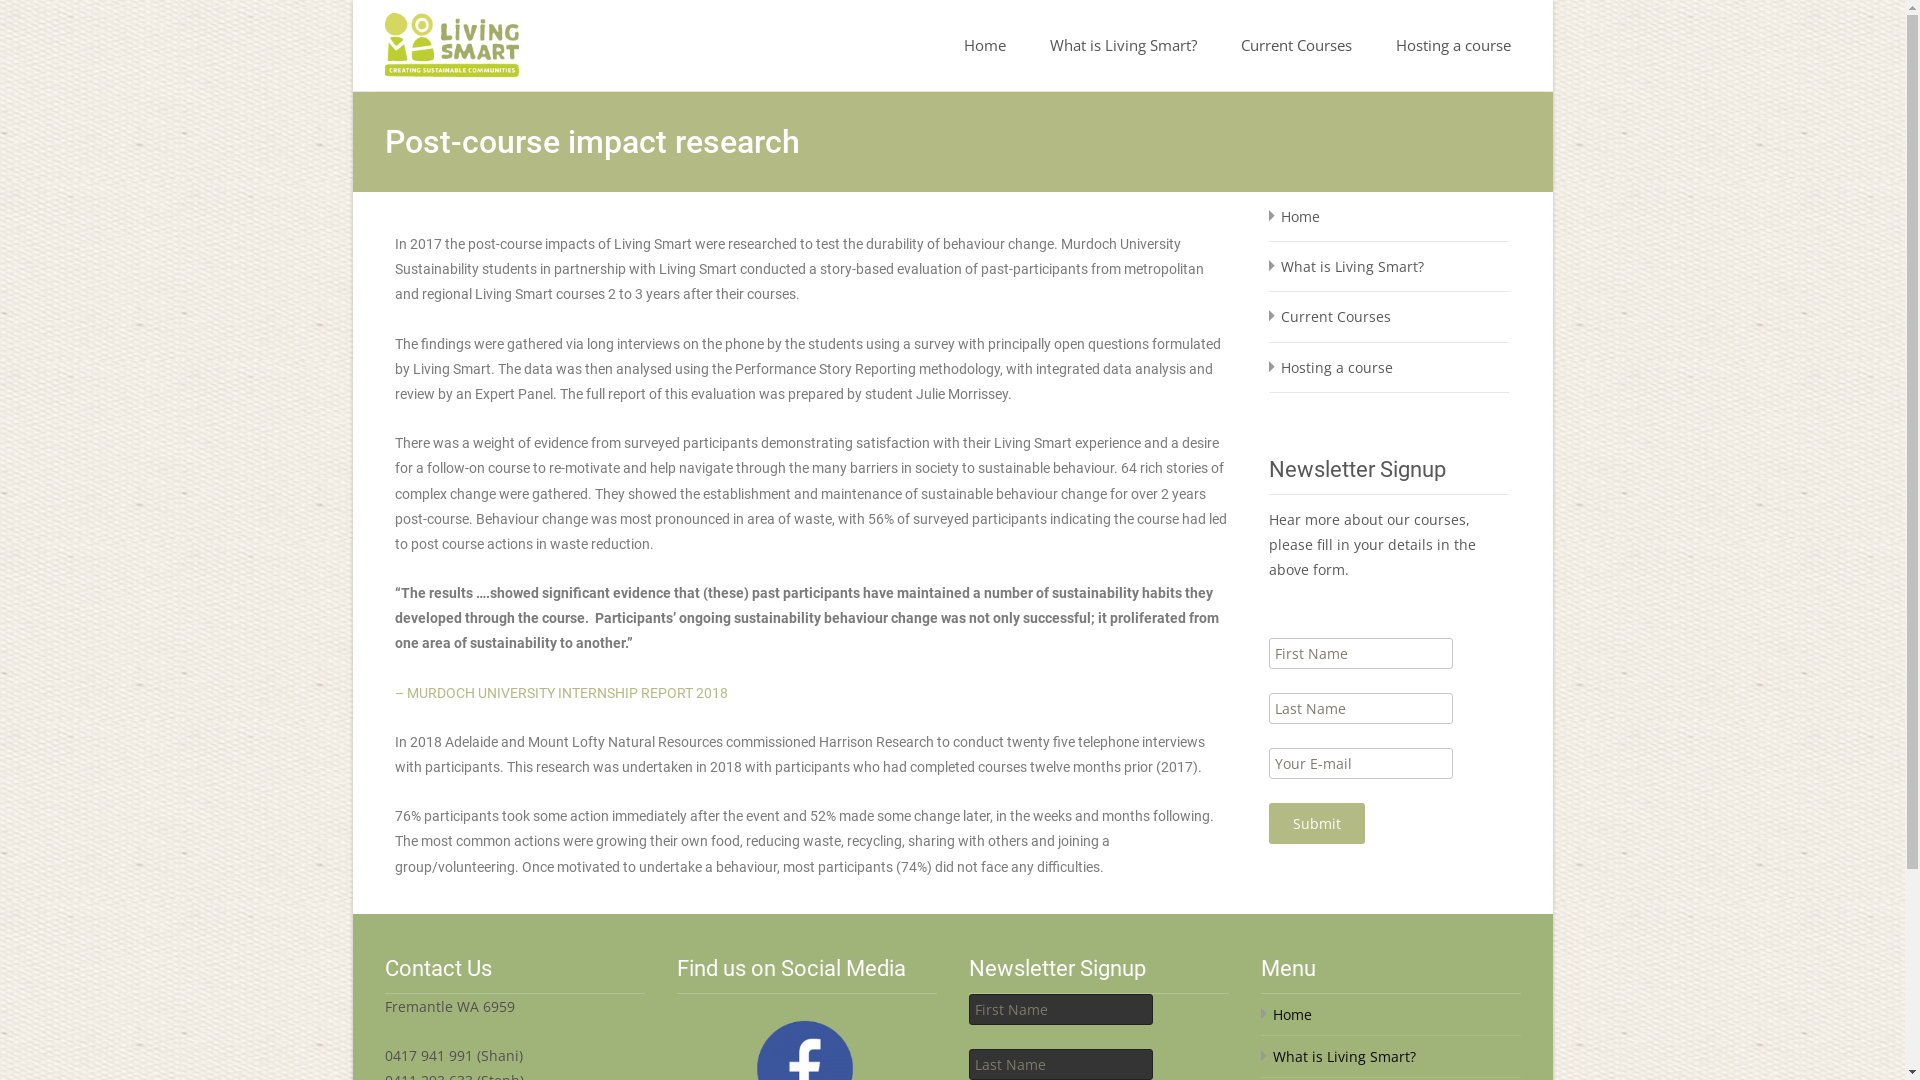  I want to click on 'Living Smart', so click(434, 39).